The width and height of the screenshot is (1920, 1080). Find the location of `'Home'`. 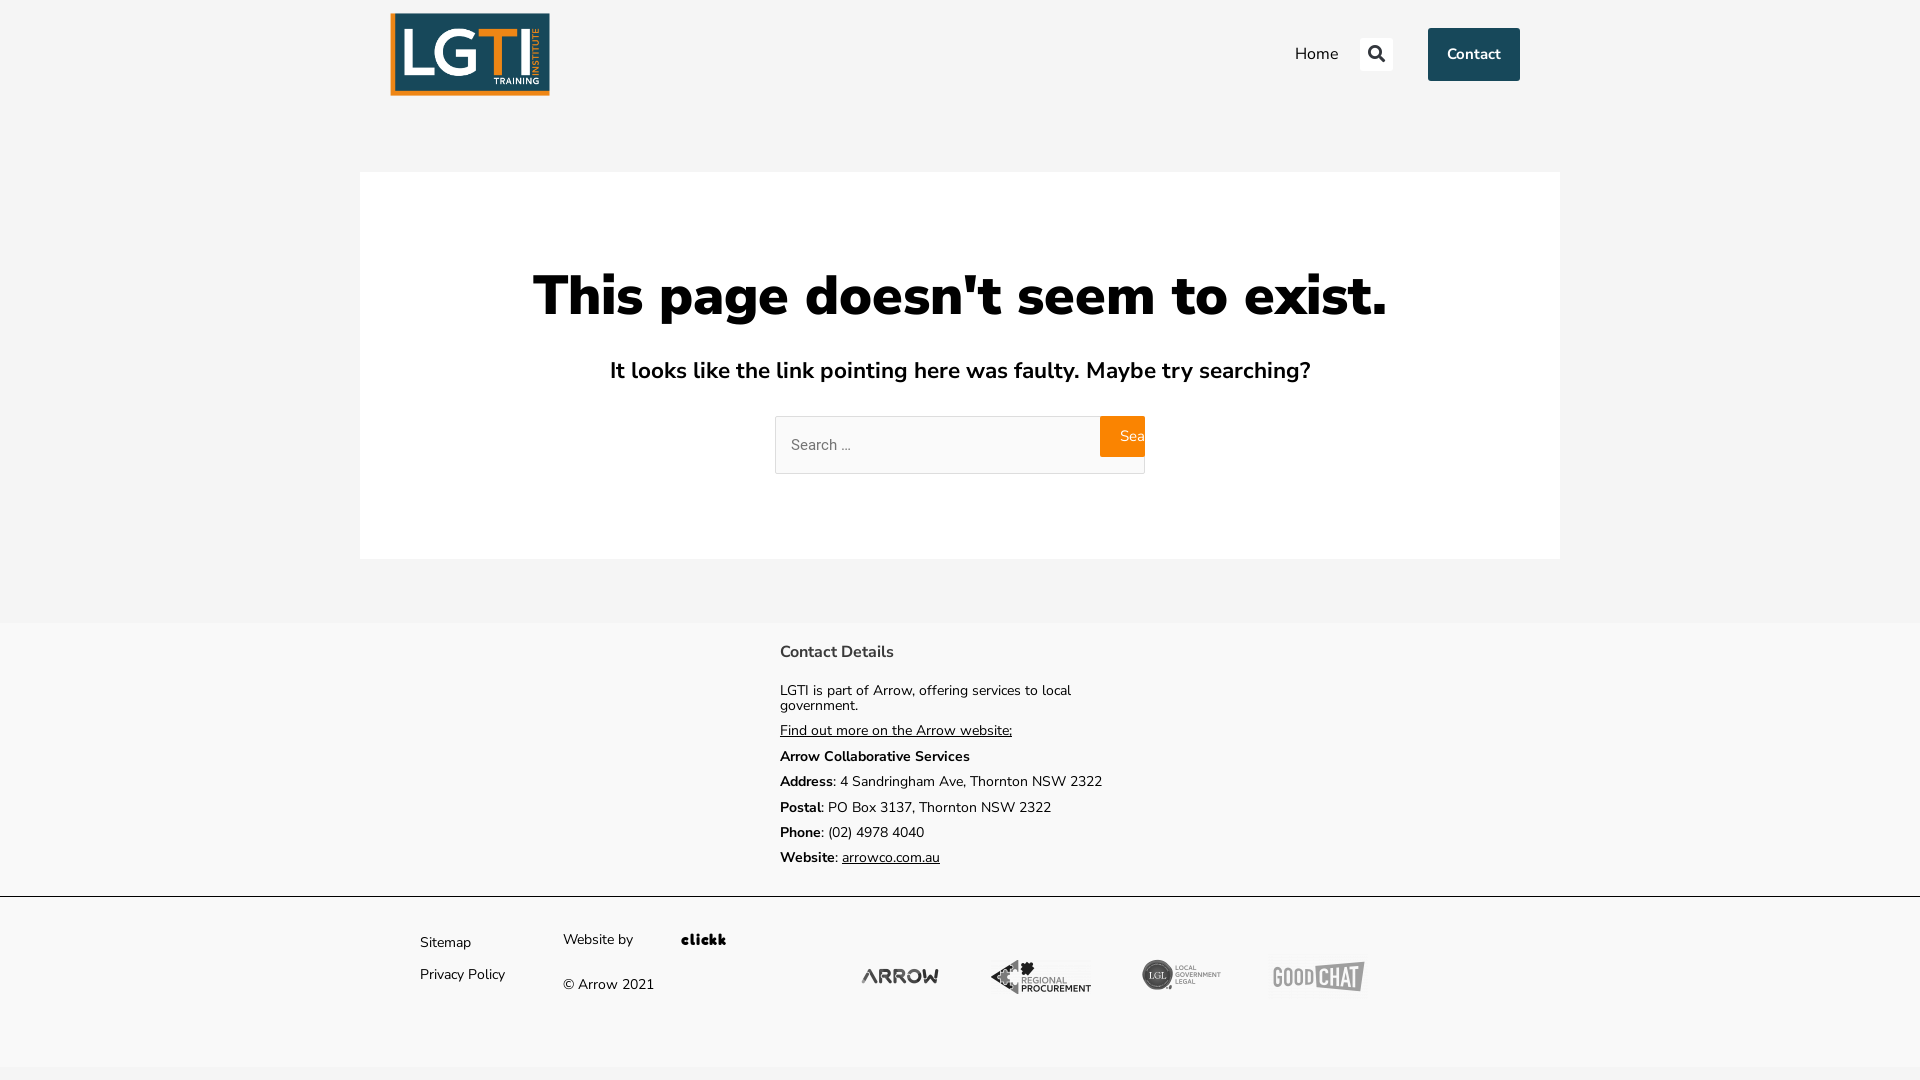

'Home' is located at coordinates (1316, 53).